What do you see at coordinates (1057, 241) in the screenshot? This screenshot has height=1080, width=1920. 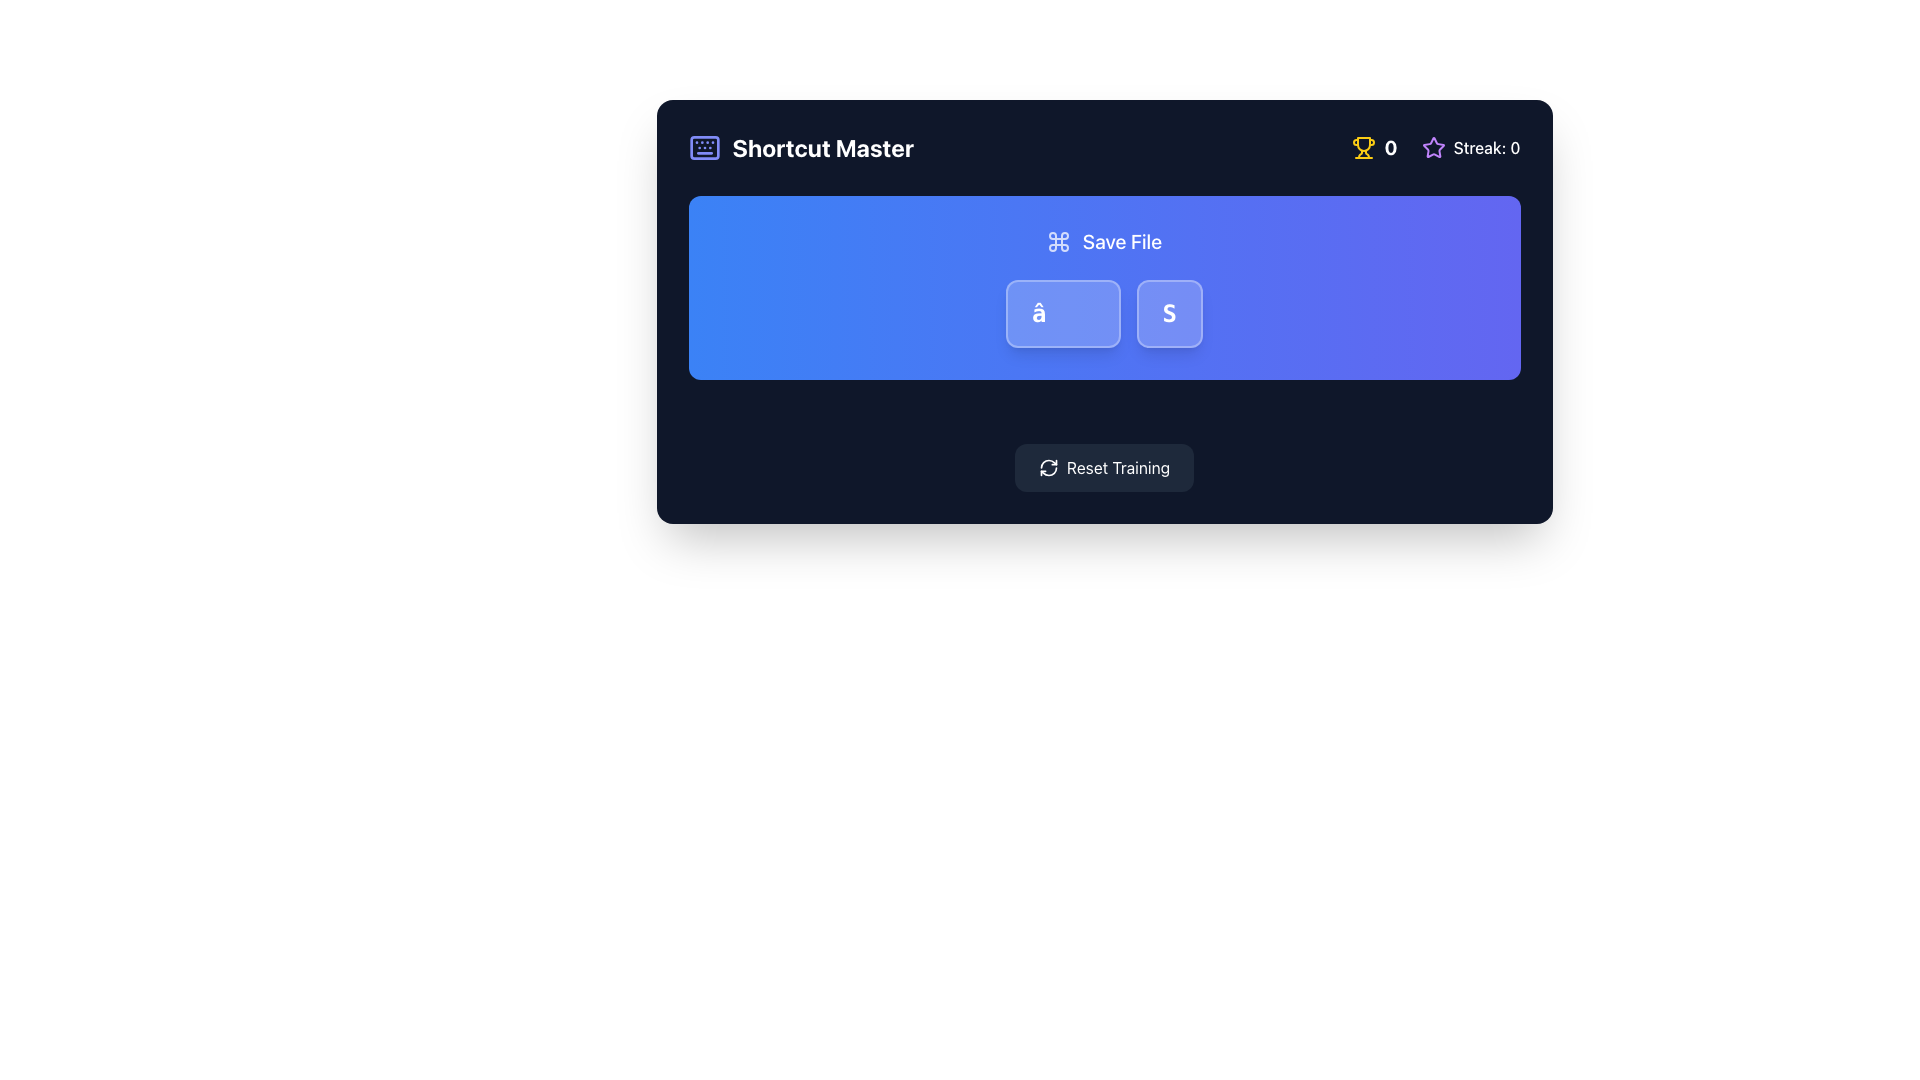 I see `the small white command symbol icon that is part of the 'Save File' button, located in the upper portion of the main blue rectangular area` at bounding box center [1057, 241].